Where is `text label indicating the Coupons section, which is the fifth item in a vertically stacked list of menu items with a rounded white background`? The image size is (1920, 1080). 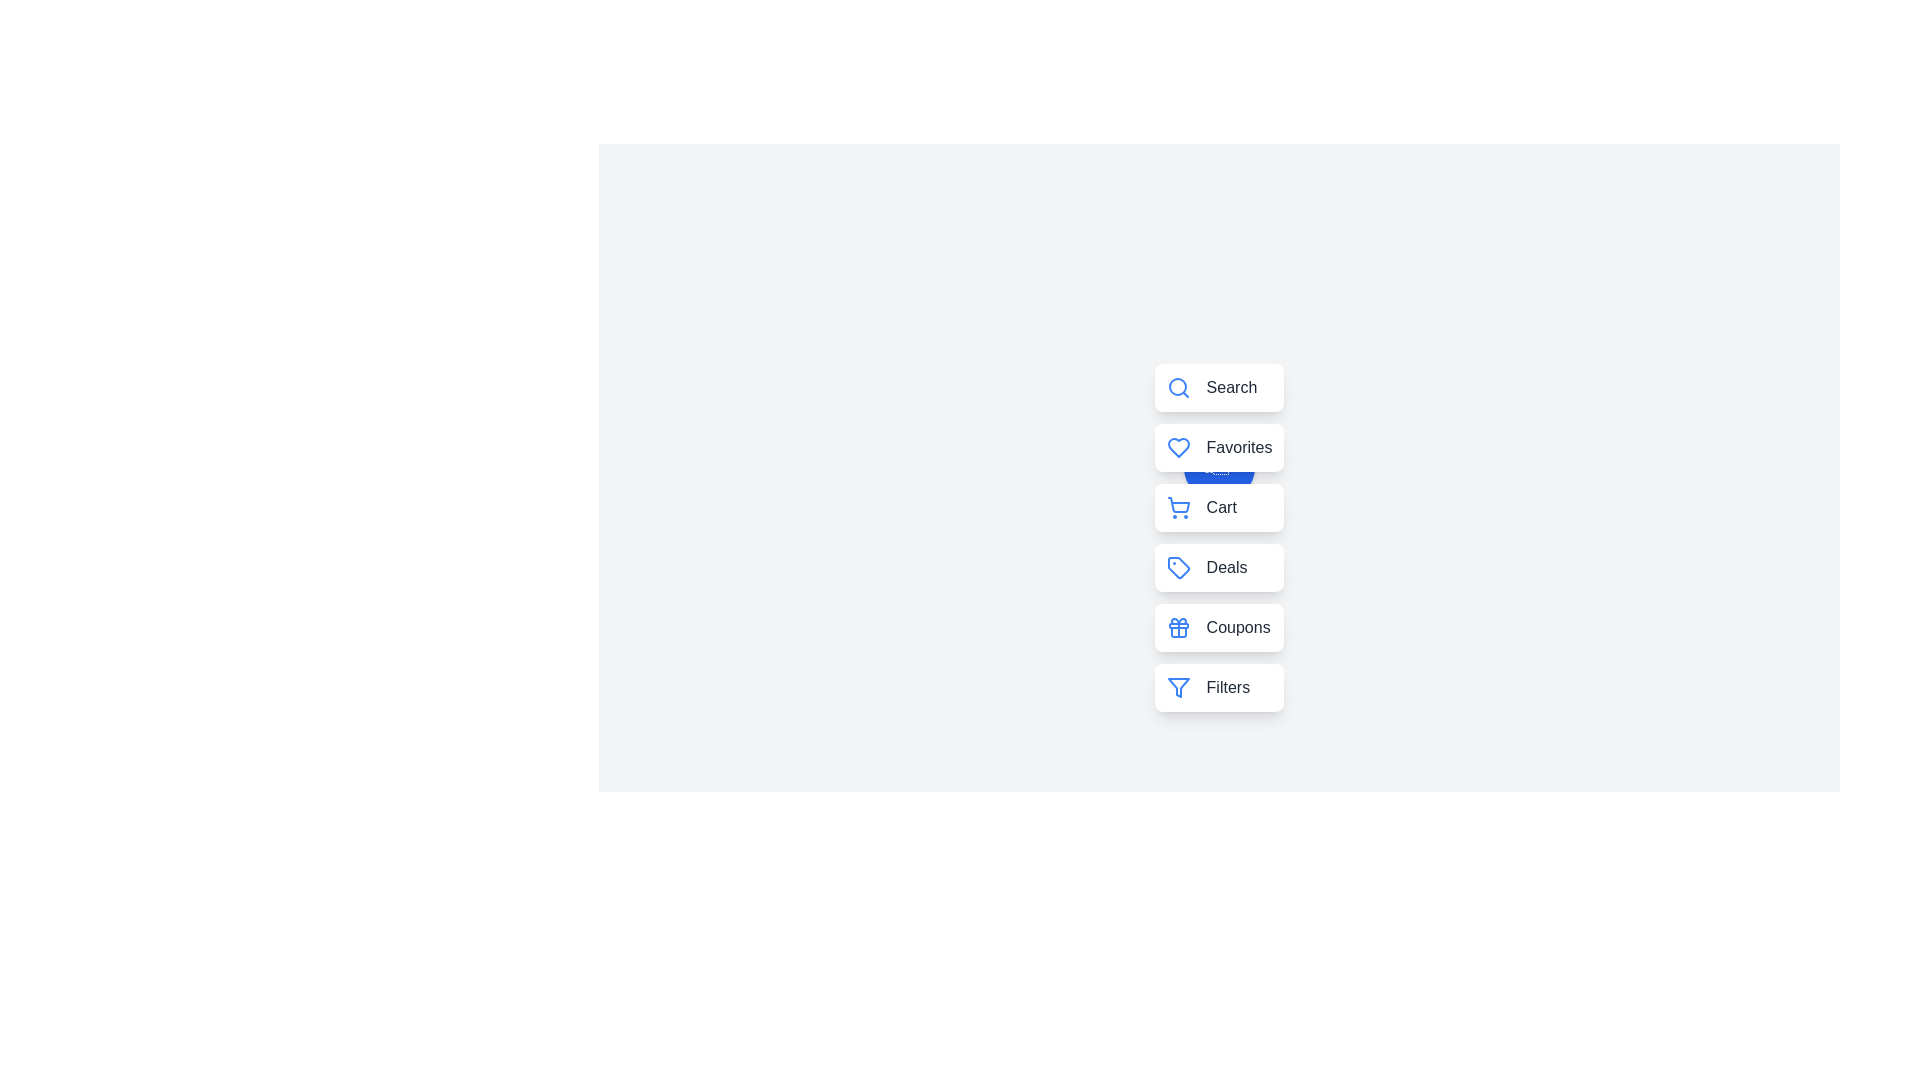
text label indicating the Coupons section, which is the fifth item in a vertically stacked list of menu items with a rounded white background is located at coordinates (1237, 627).